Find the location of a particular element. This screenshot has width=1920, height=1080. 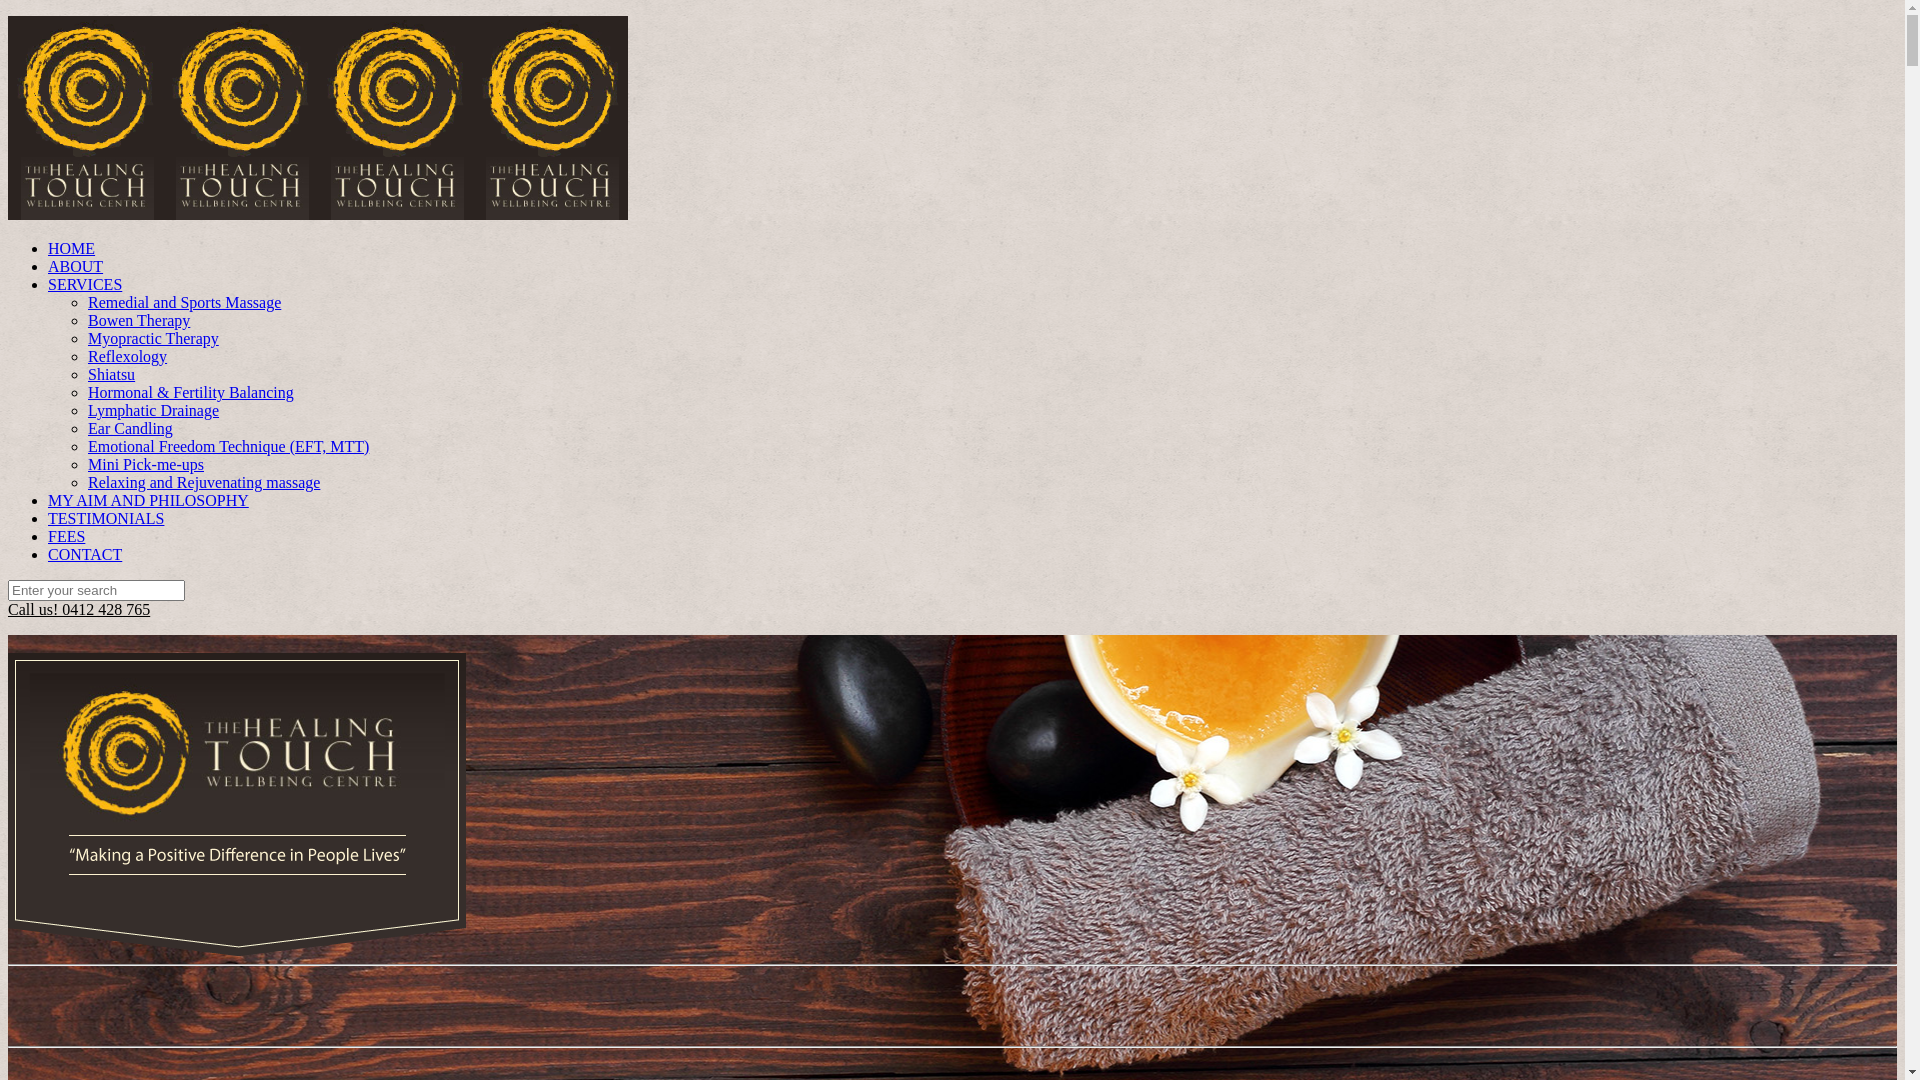

'Lymphatic Drainage' is located at coordinates (152, 409).